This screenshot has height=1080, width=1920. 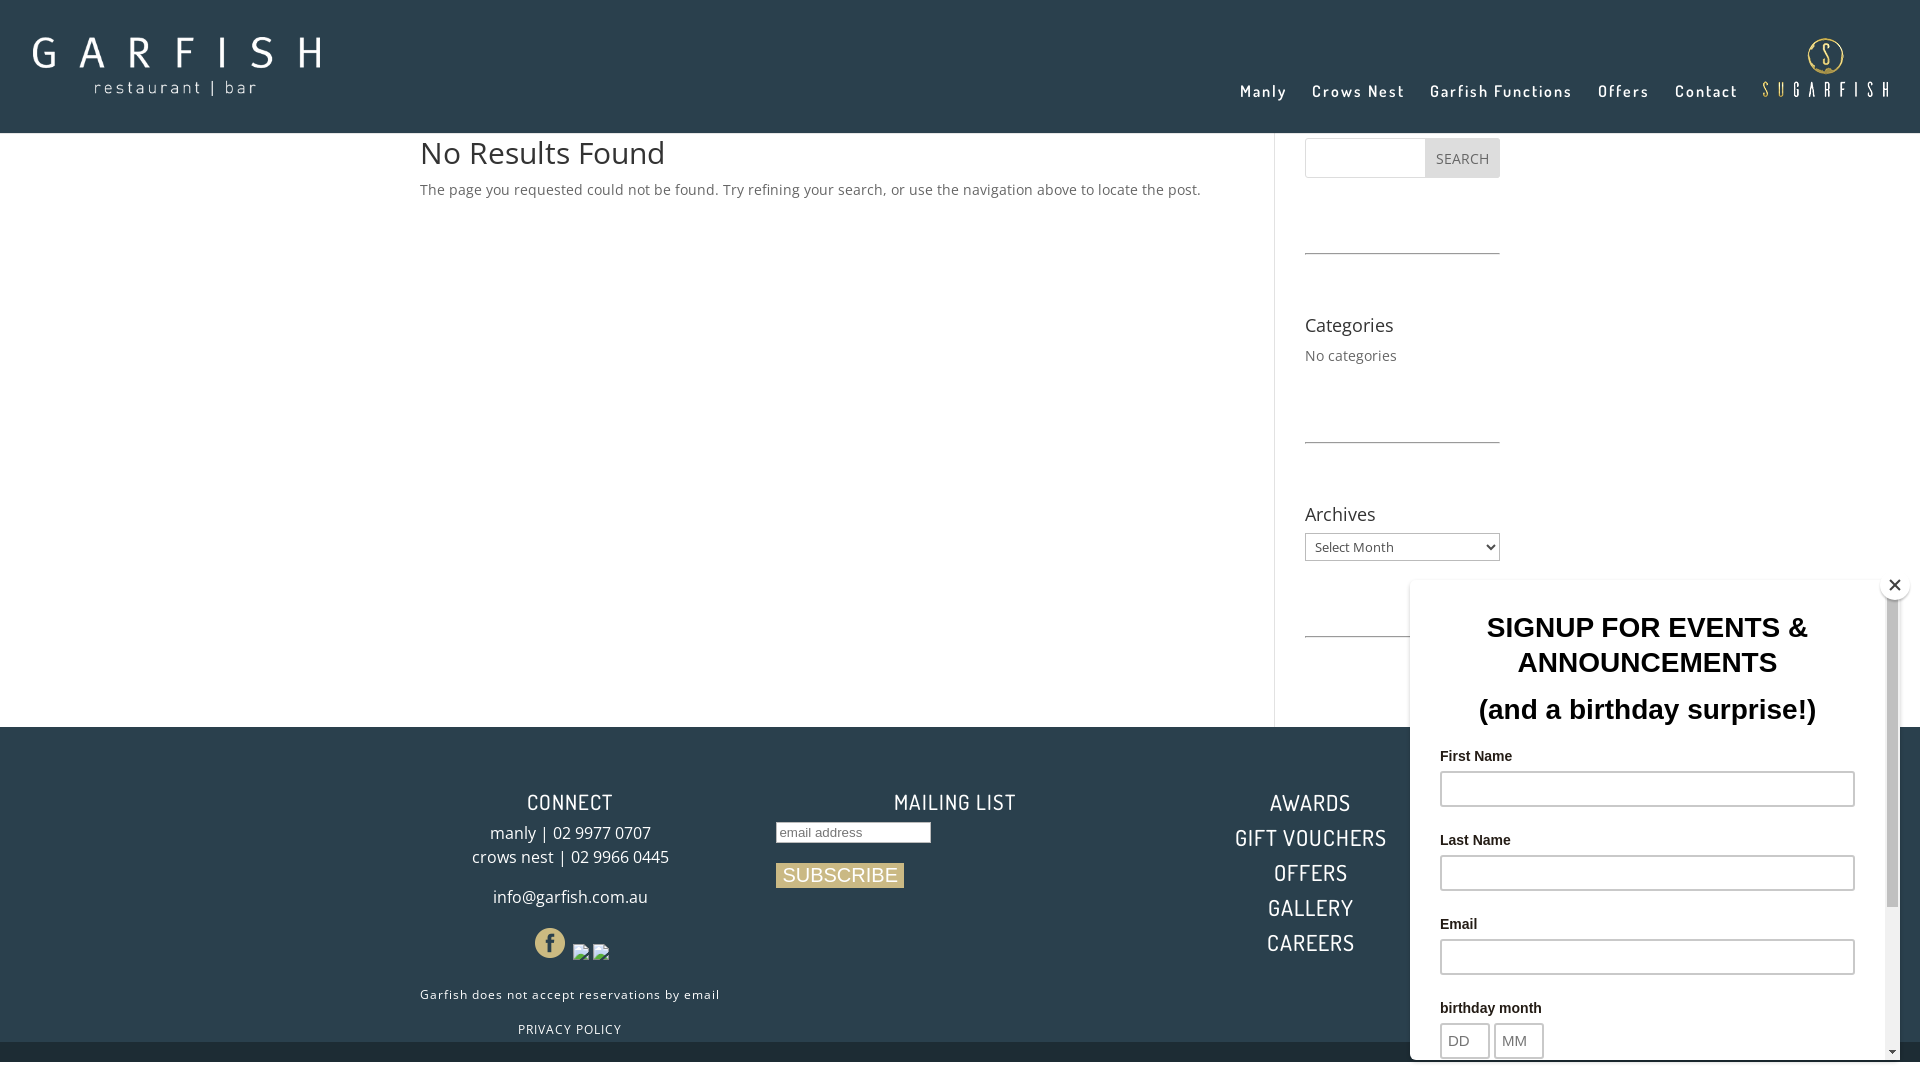 I want to click on 'Subscribe', so click(x=840, y=874).